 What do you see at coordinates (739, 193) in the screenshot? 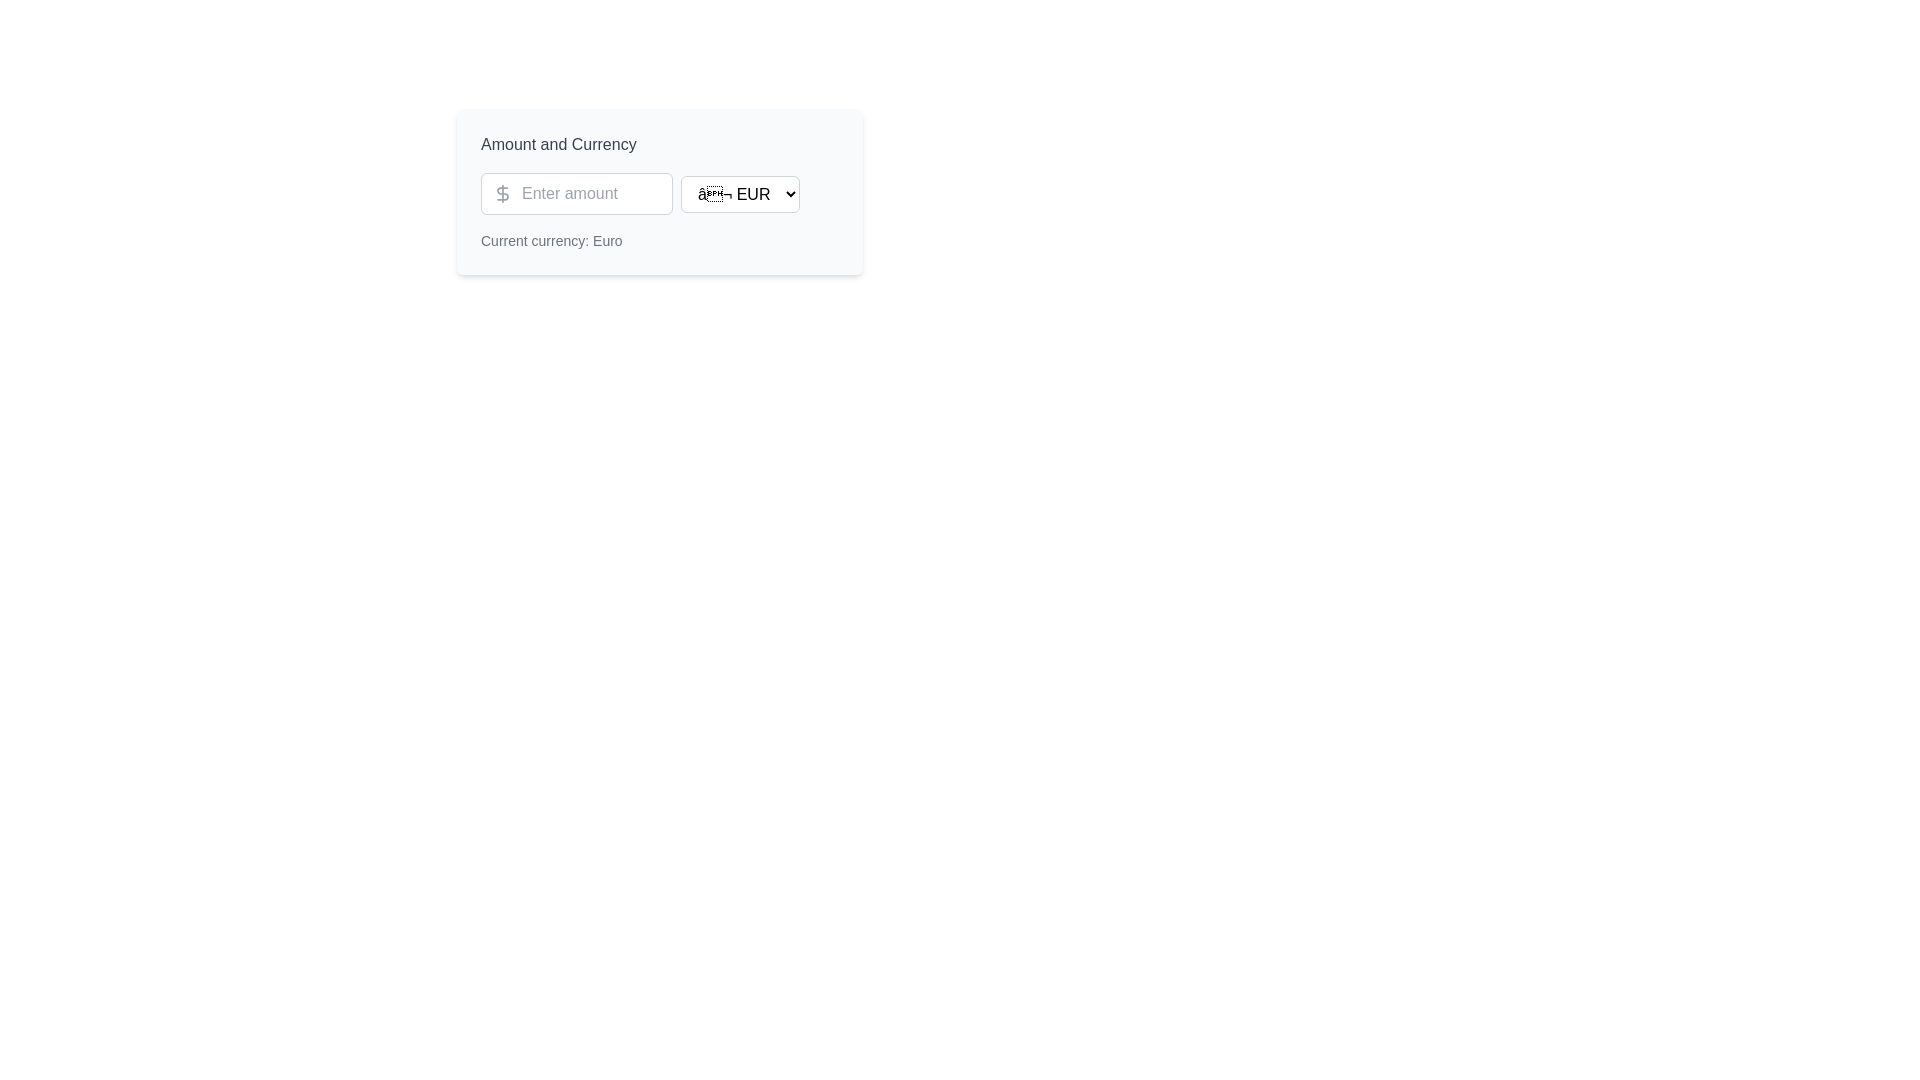
I see `the dropdown menu located to the right of the 'Enter amount' input field` at bounding box center [739, 193].